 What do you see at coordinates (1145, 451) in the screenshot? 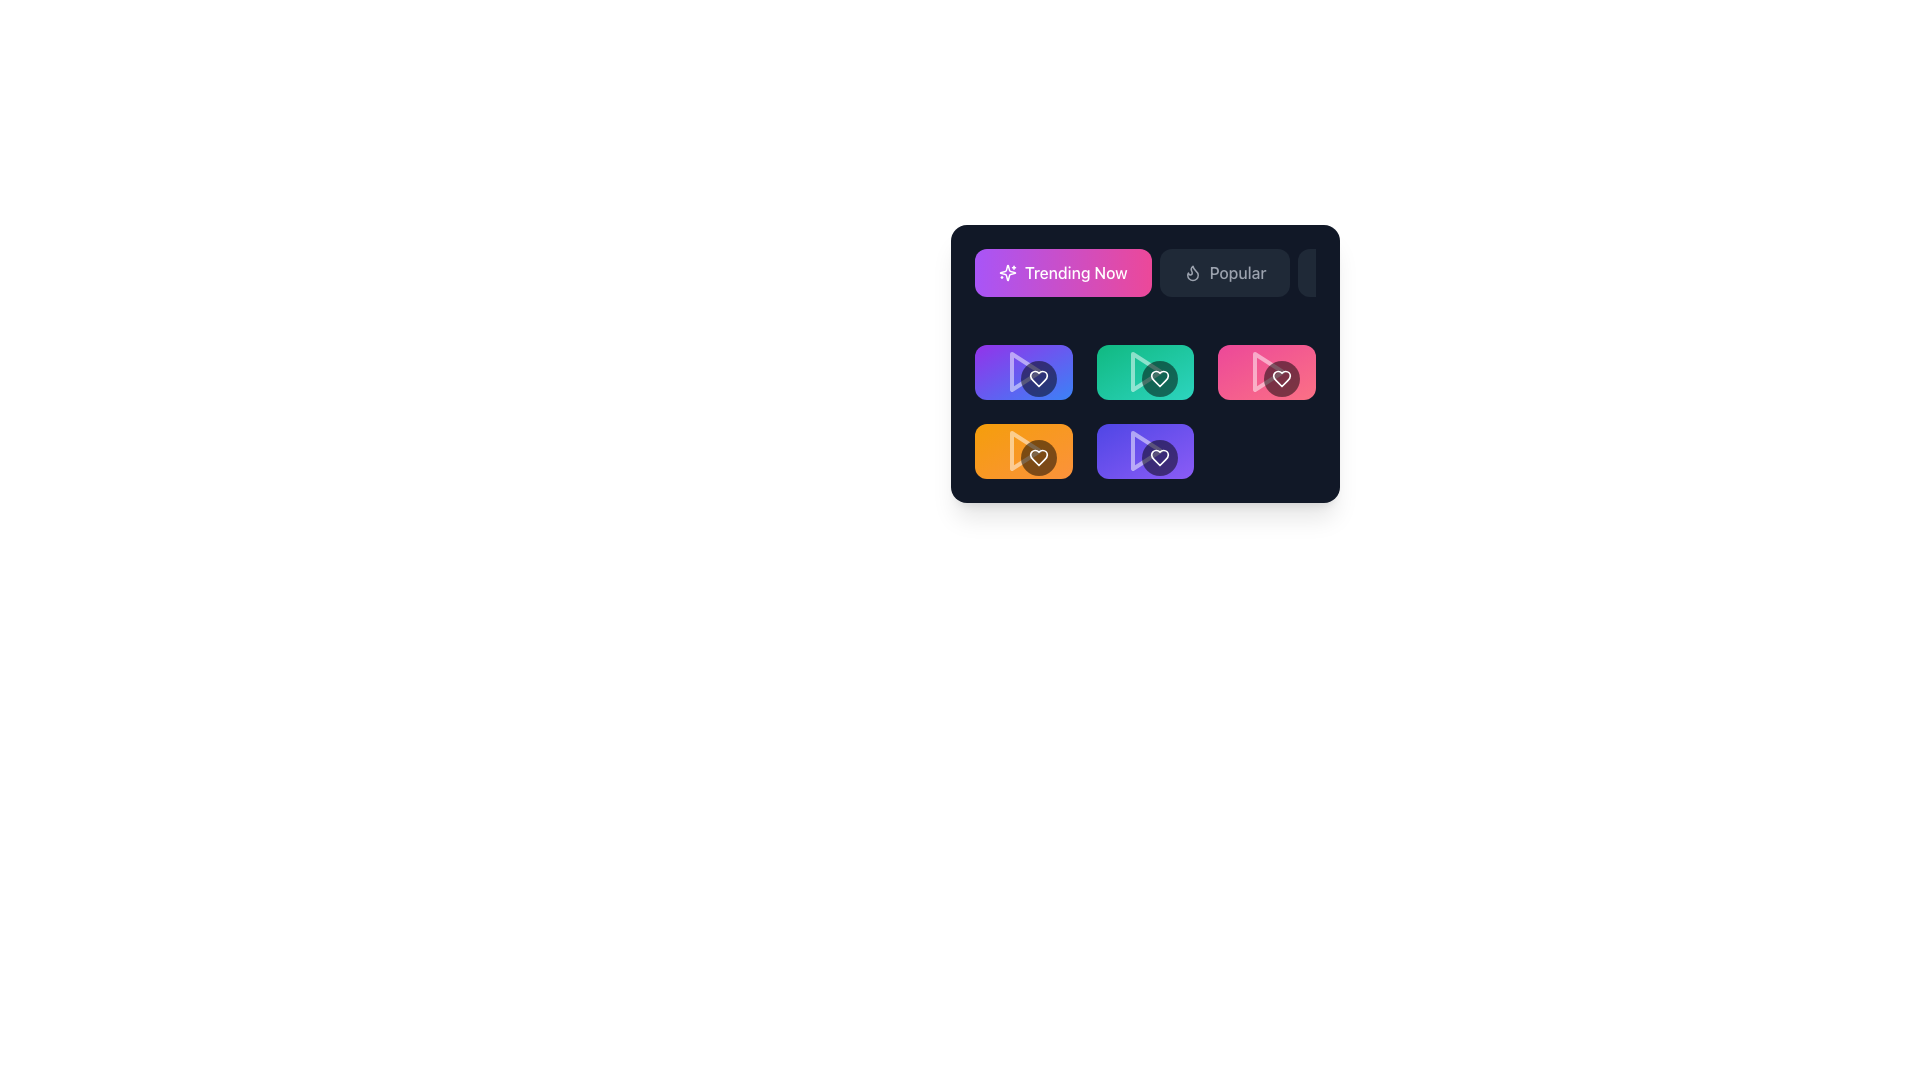
I see `the triangular play icon outlined in white, which is positioned over a purple circular background to initiate playback` at bounding box center [1145, 451].